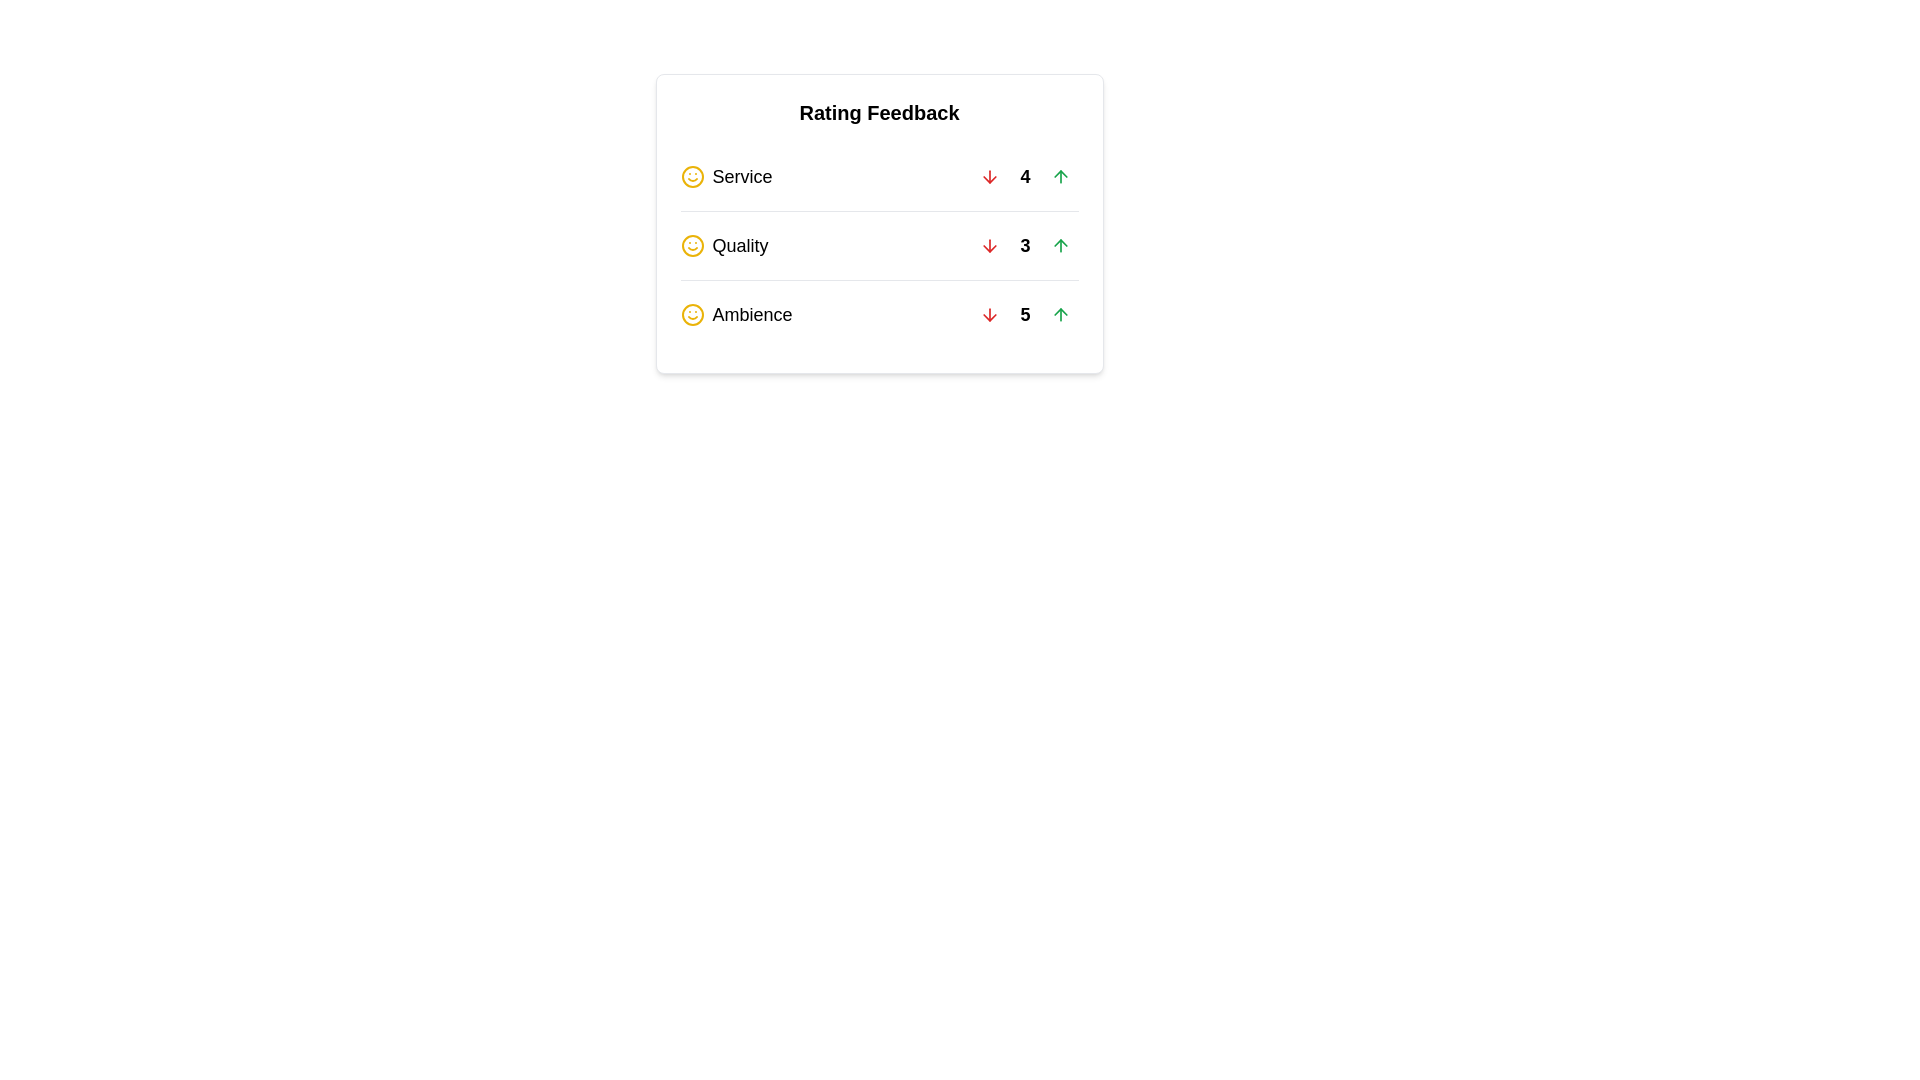 The height and width of the screenshot is (1080, 1920). Describe the element at coordinates (1059, 245) in the screenshot. I see `the upward-pointing green arrow button in the feedback system interface, located in the third column of the 'Quality' row, to increment the score` at that location.